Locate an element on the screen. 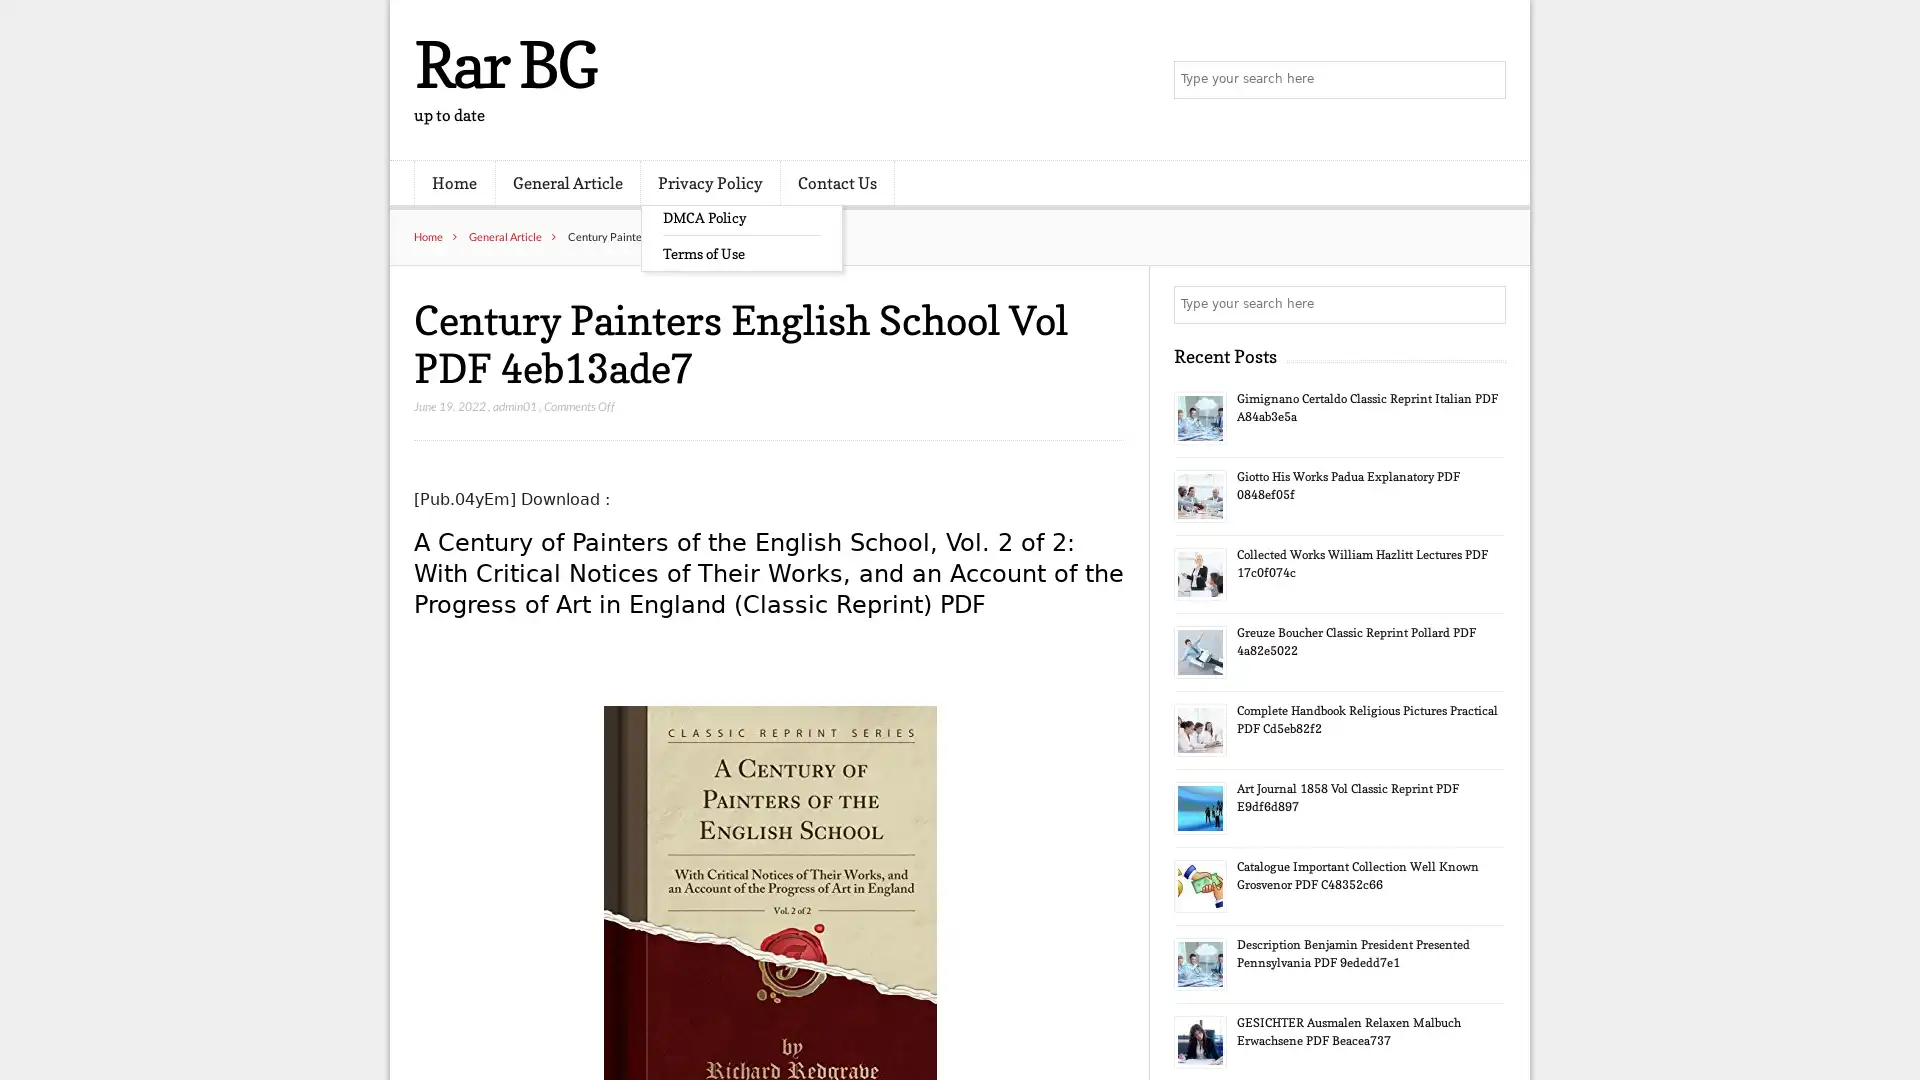 This screenshot has height=1080, width=1920. Search is located at coordinates (1485, 304).